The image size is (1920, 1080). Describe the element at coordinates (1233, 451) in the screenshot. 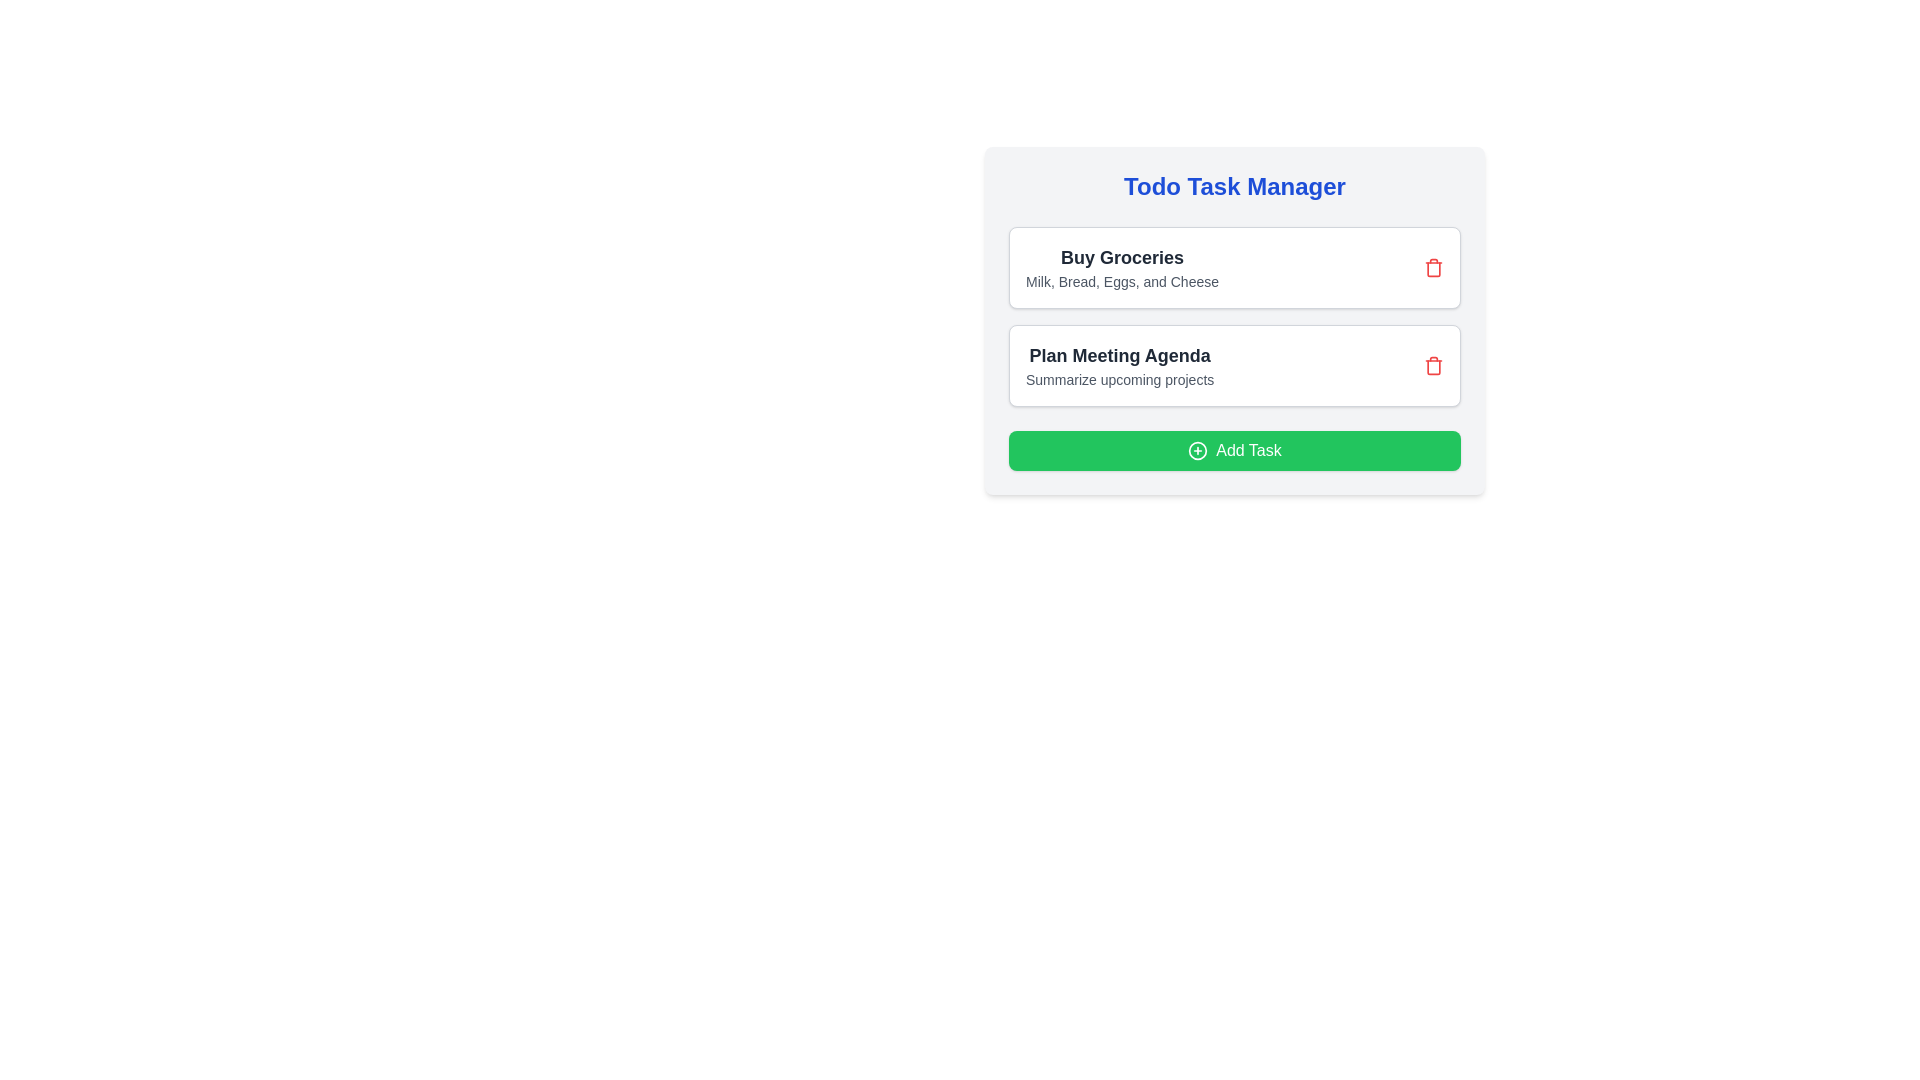

I see `'Add Task' button to add a new task` at that location.